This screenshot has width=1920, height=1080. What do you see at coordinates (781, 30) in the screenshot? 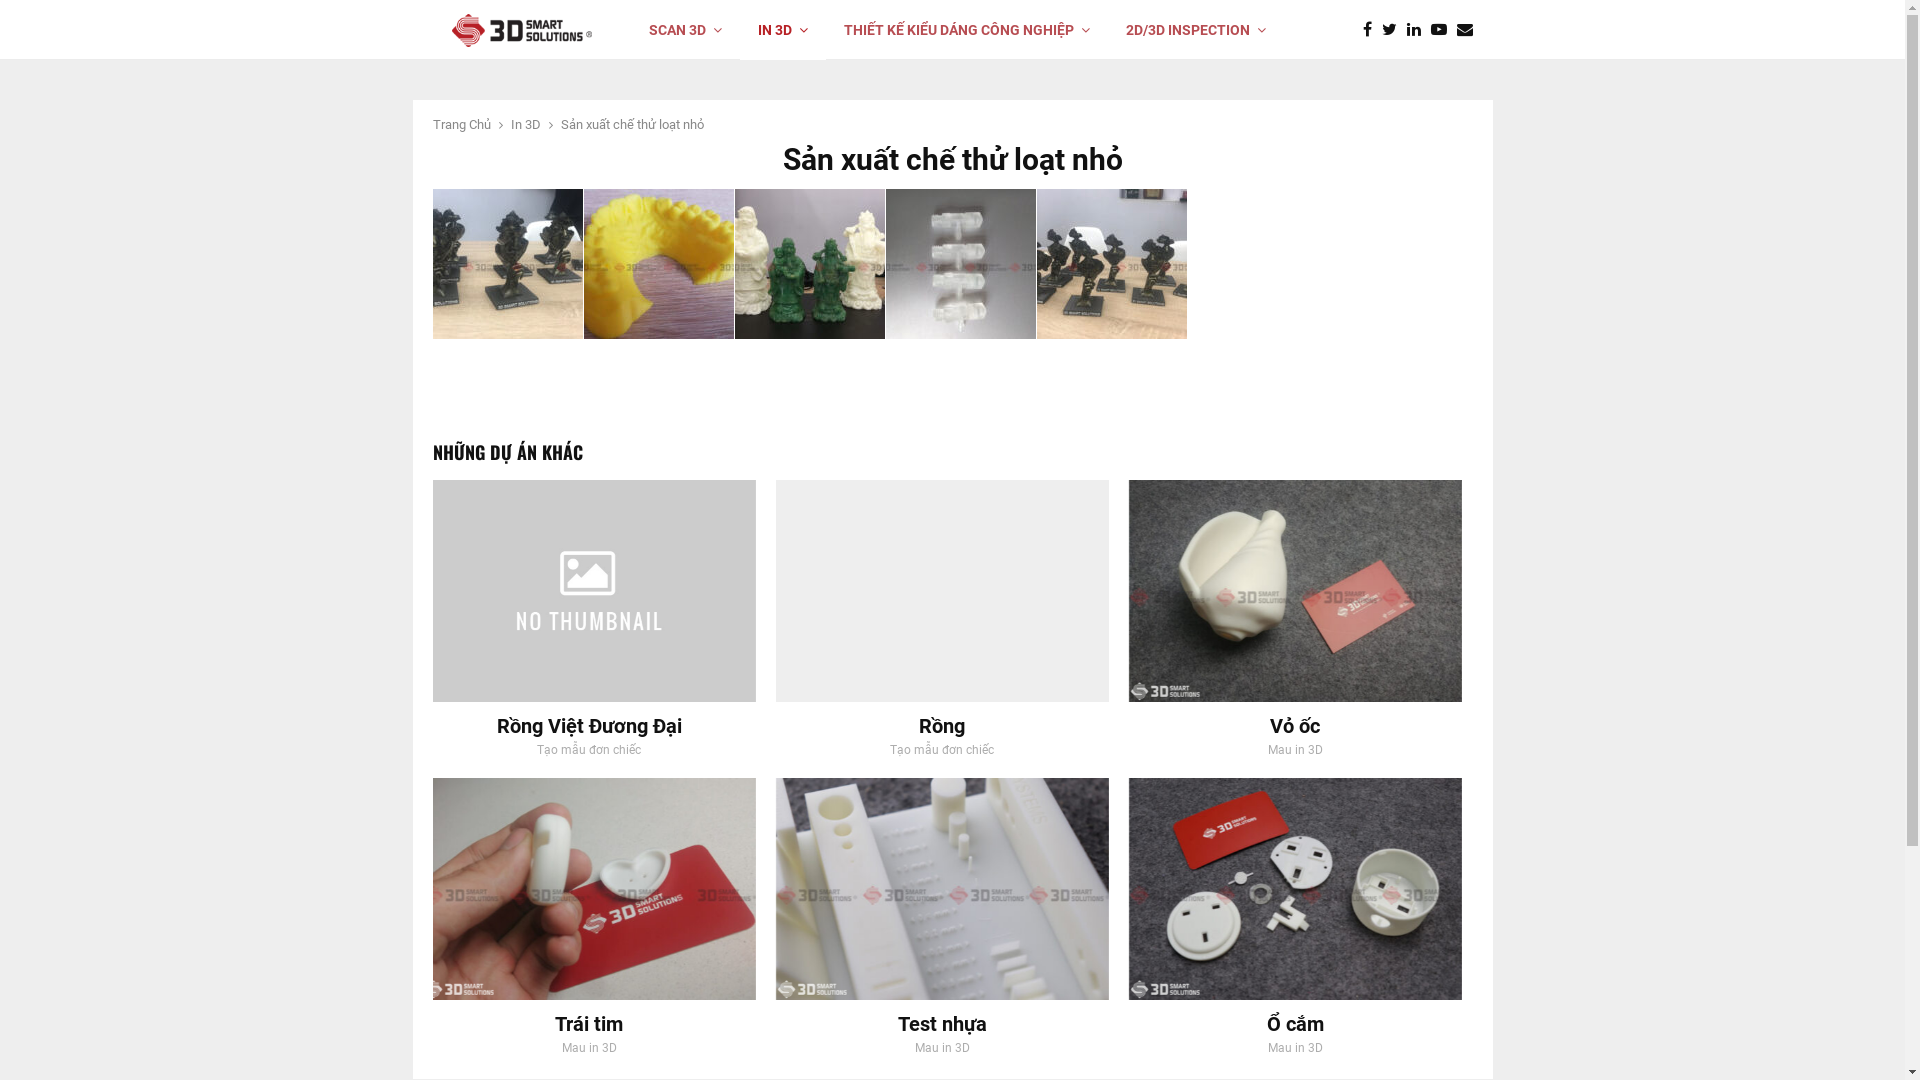
I see `'IN 3D'` at bounding box center [781, 30].